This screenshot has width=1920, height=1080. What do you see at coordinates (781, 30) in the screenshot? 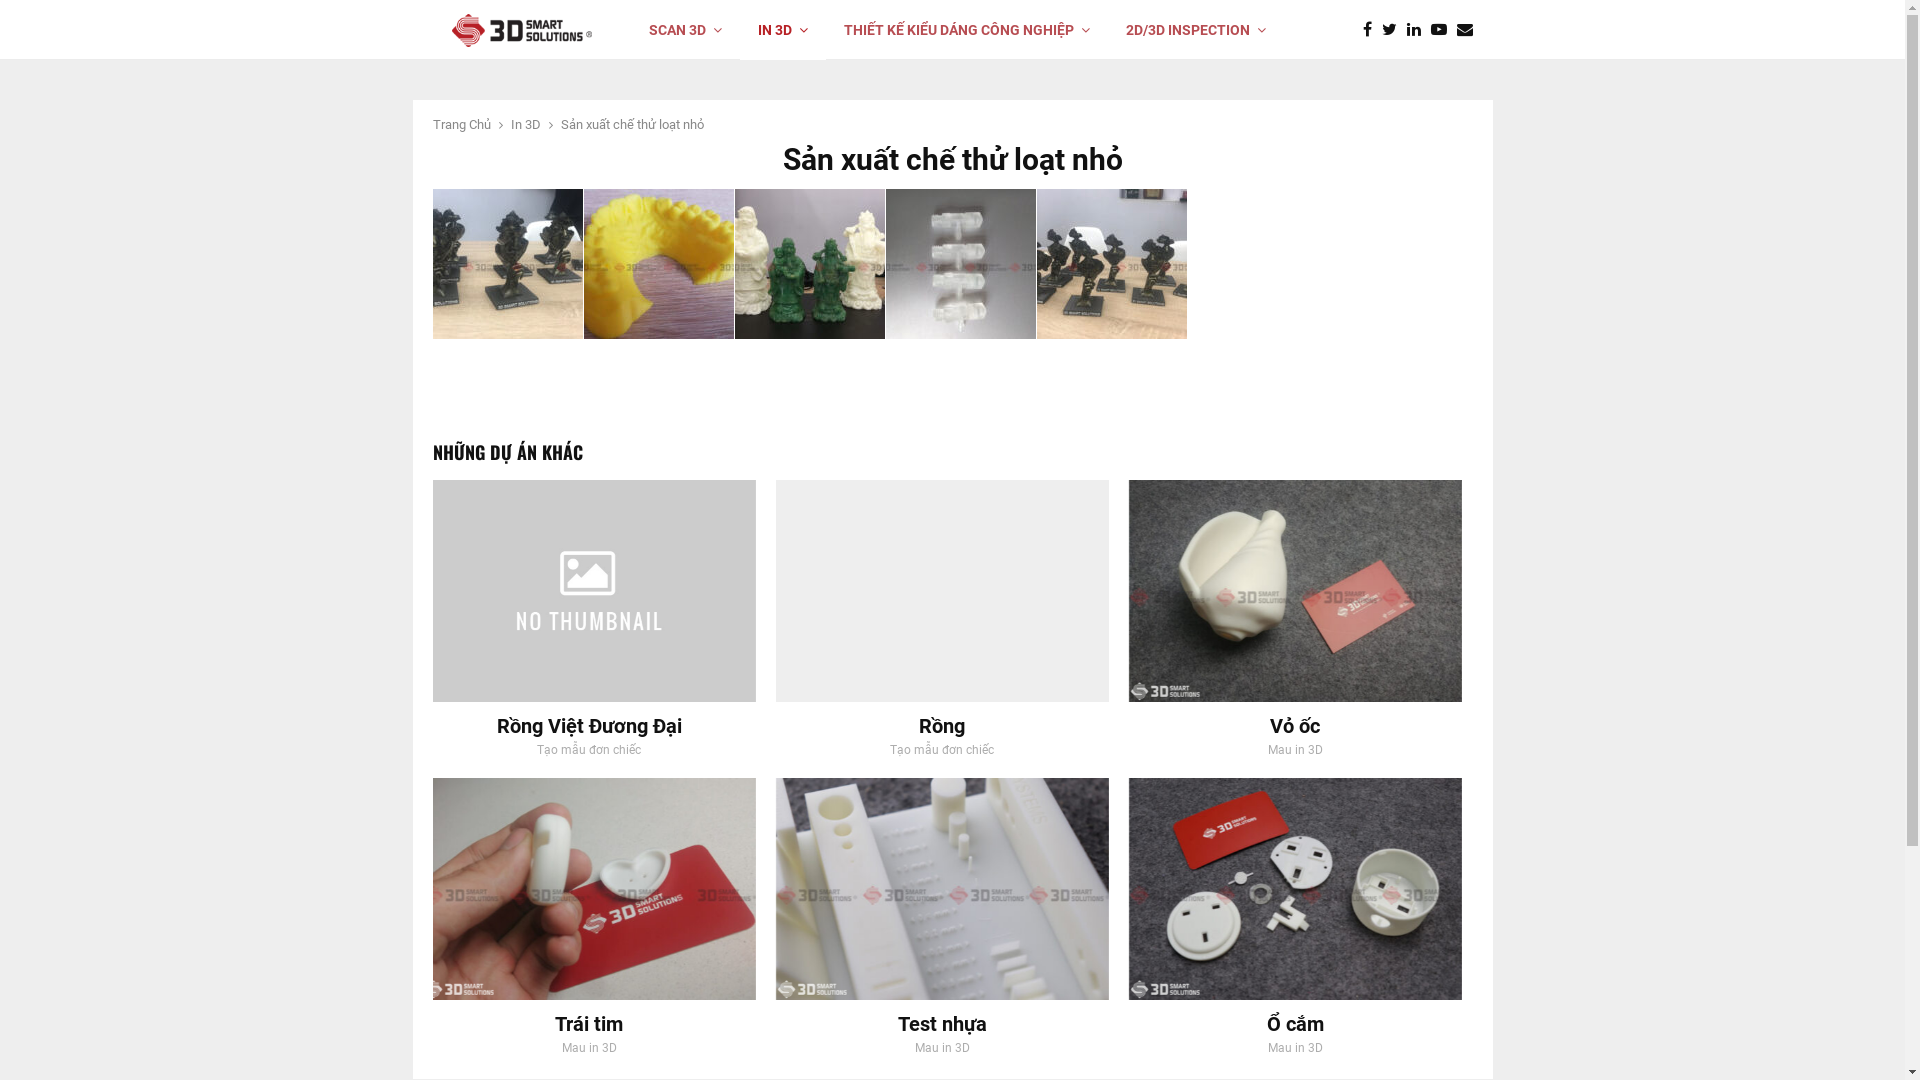
I see `'IN 3D'` at bounding box center [781, 30].